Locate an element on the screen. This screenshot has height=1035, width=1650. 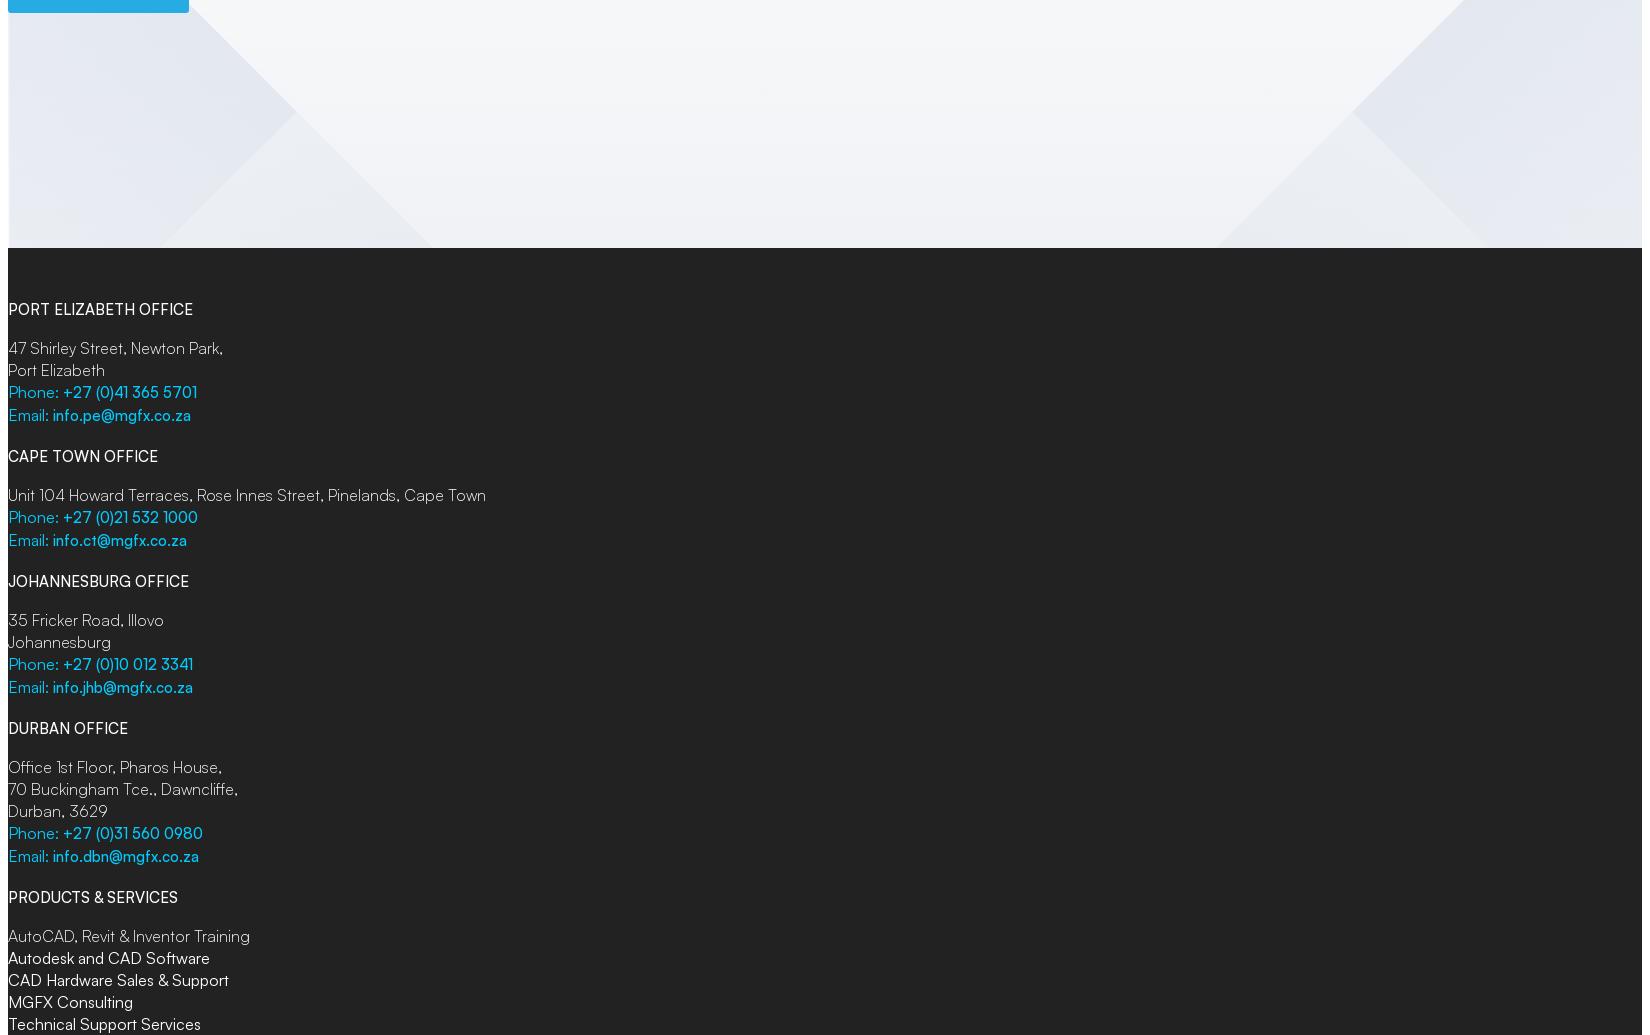
'info.pe@mgfx.co.za' is located at coordinates (121, 415).